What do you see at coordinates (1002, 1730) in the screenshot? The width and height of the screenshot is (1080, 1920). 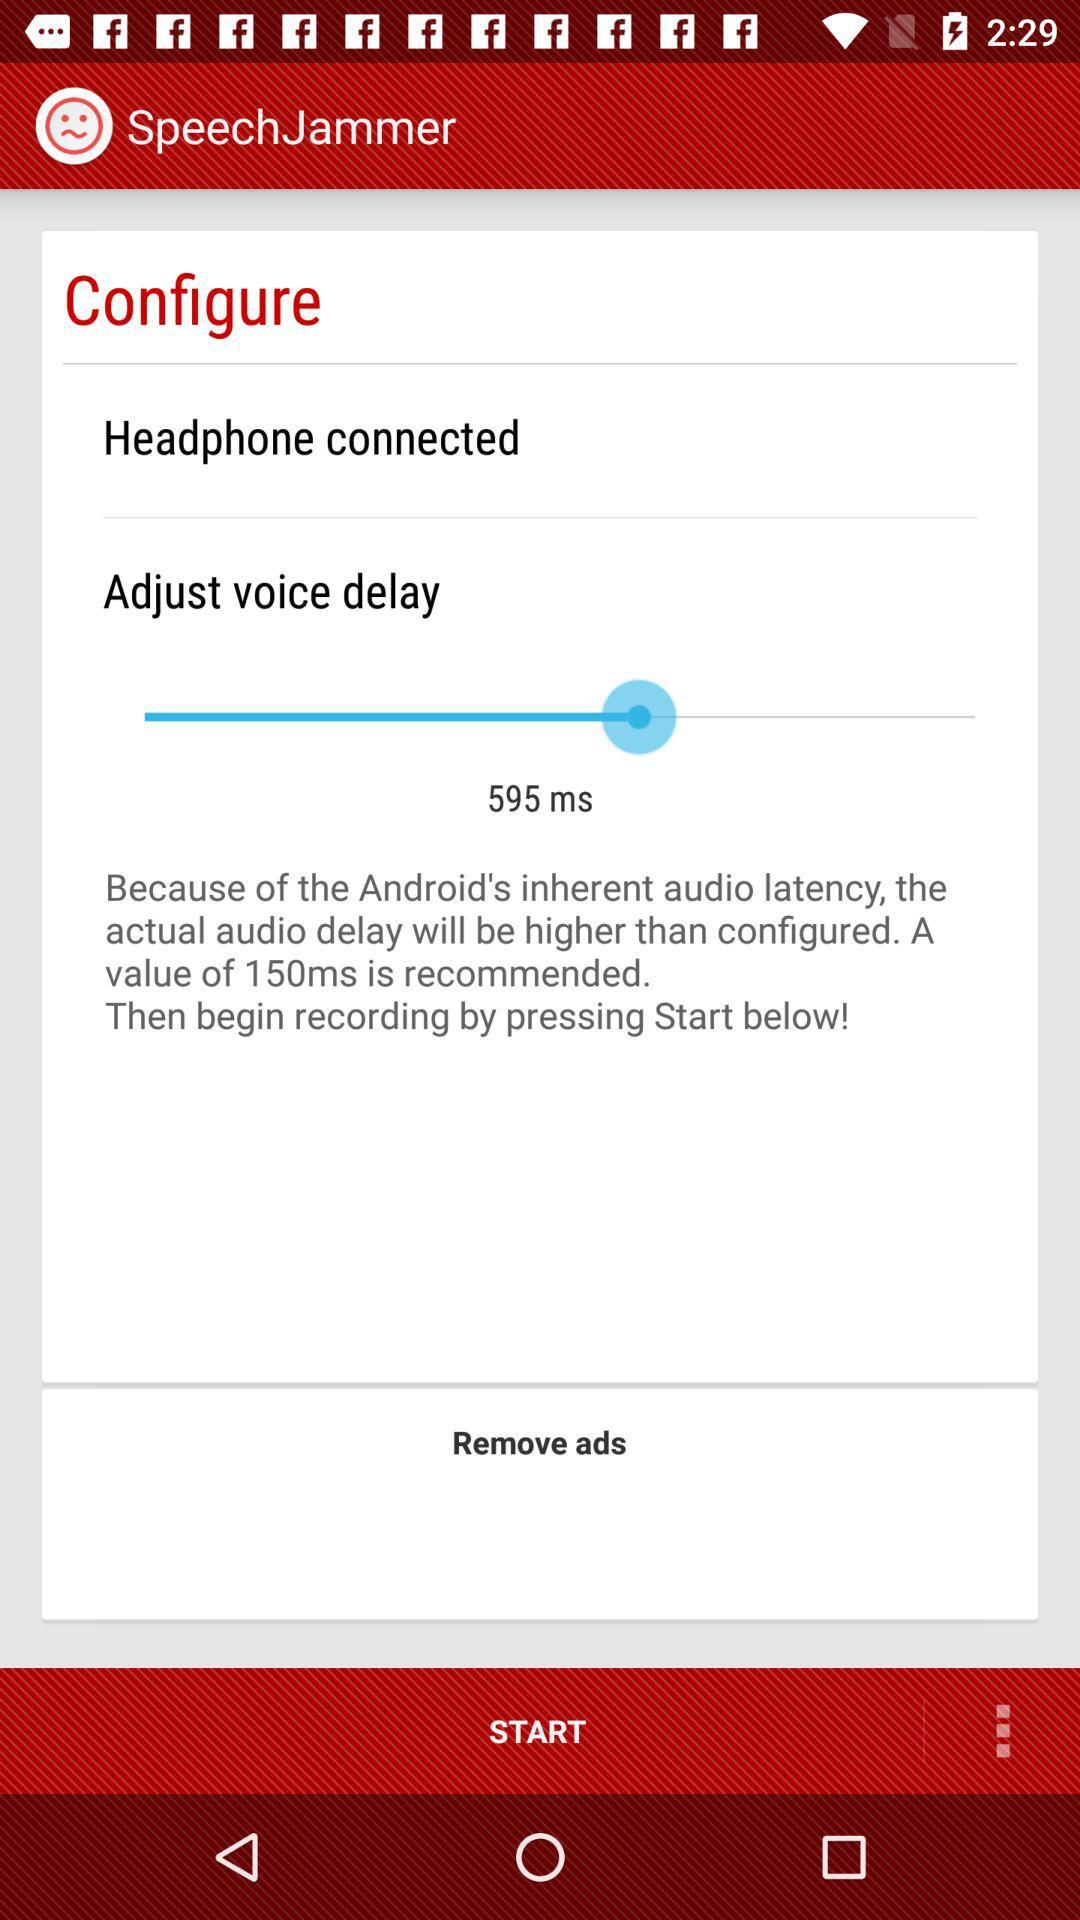 I see `icon at the bottom right corner` at bounding box center [1002, 1730].